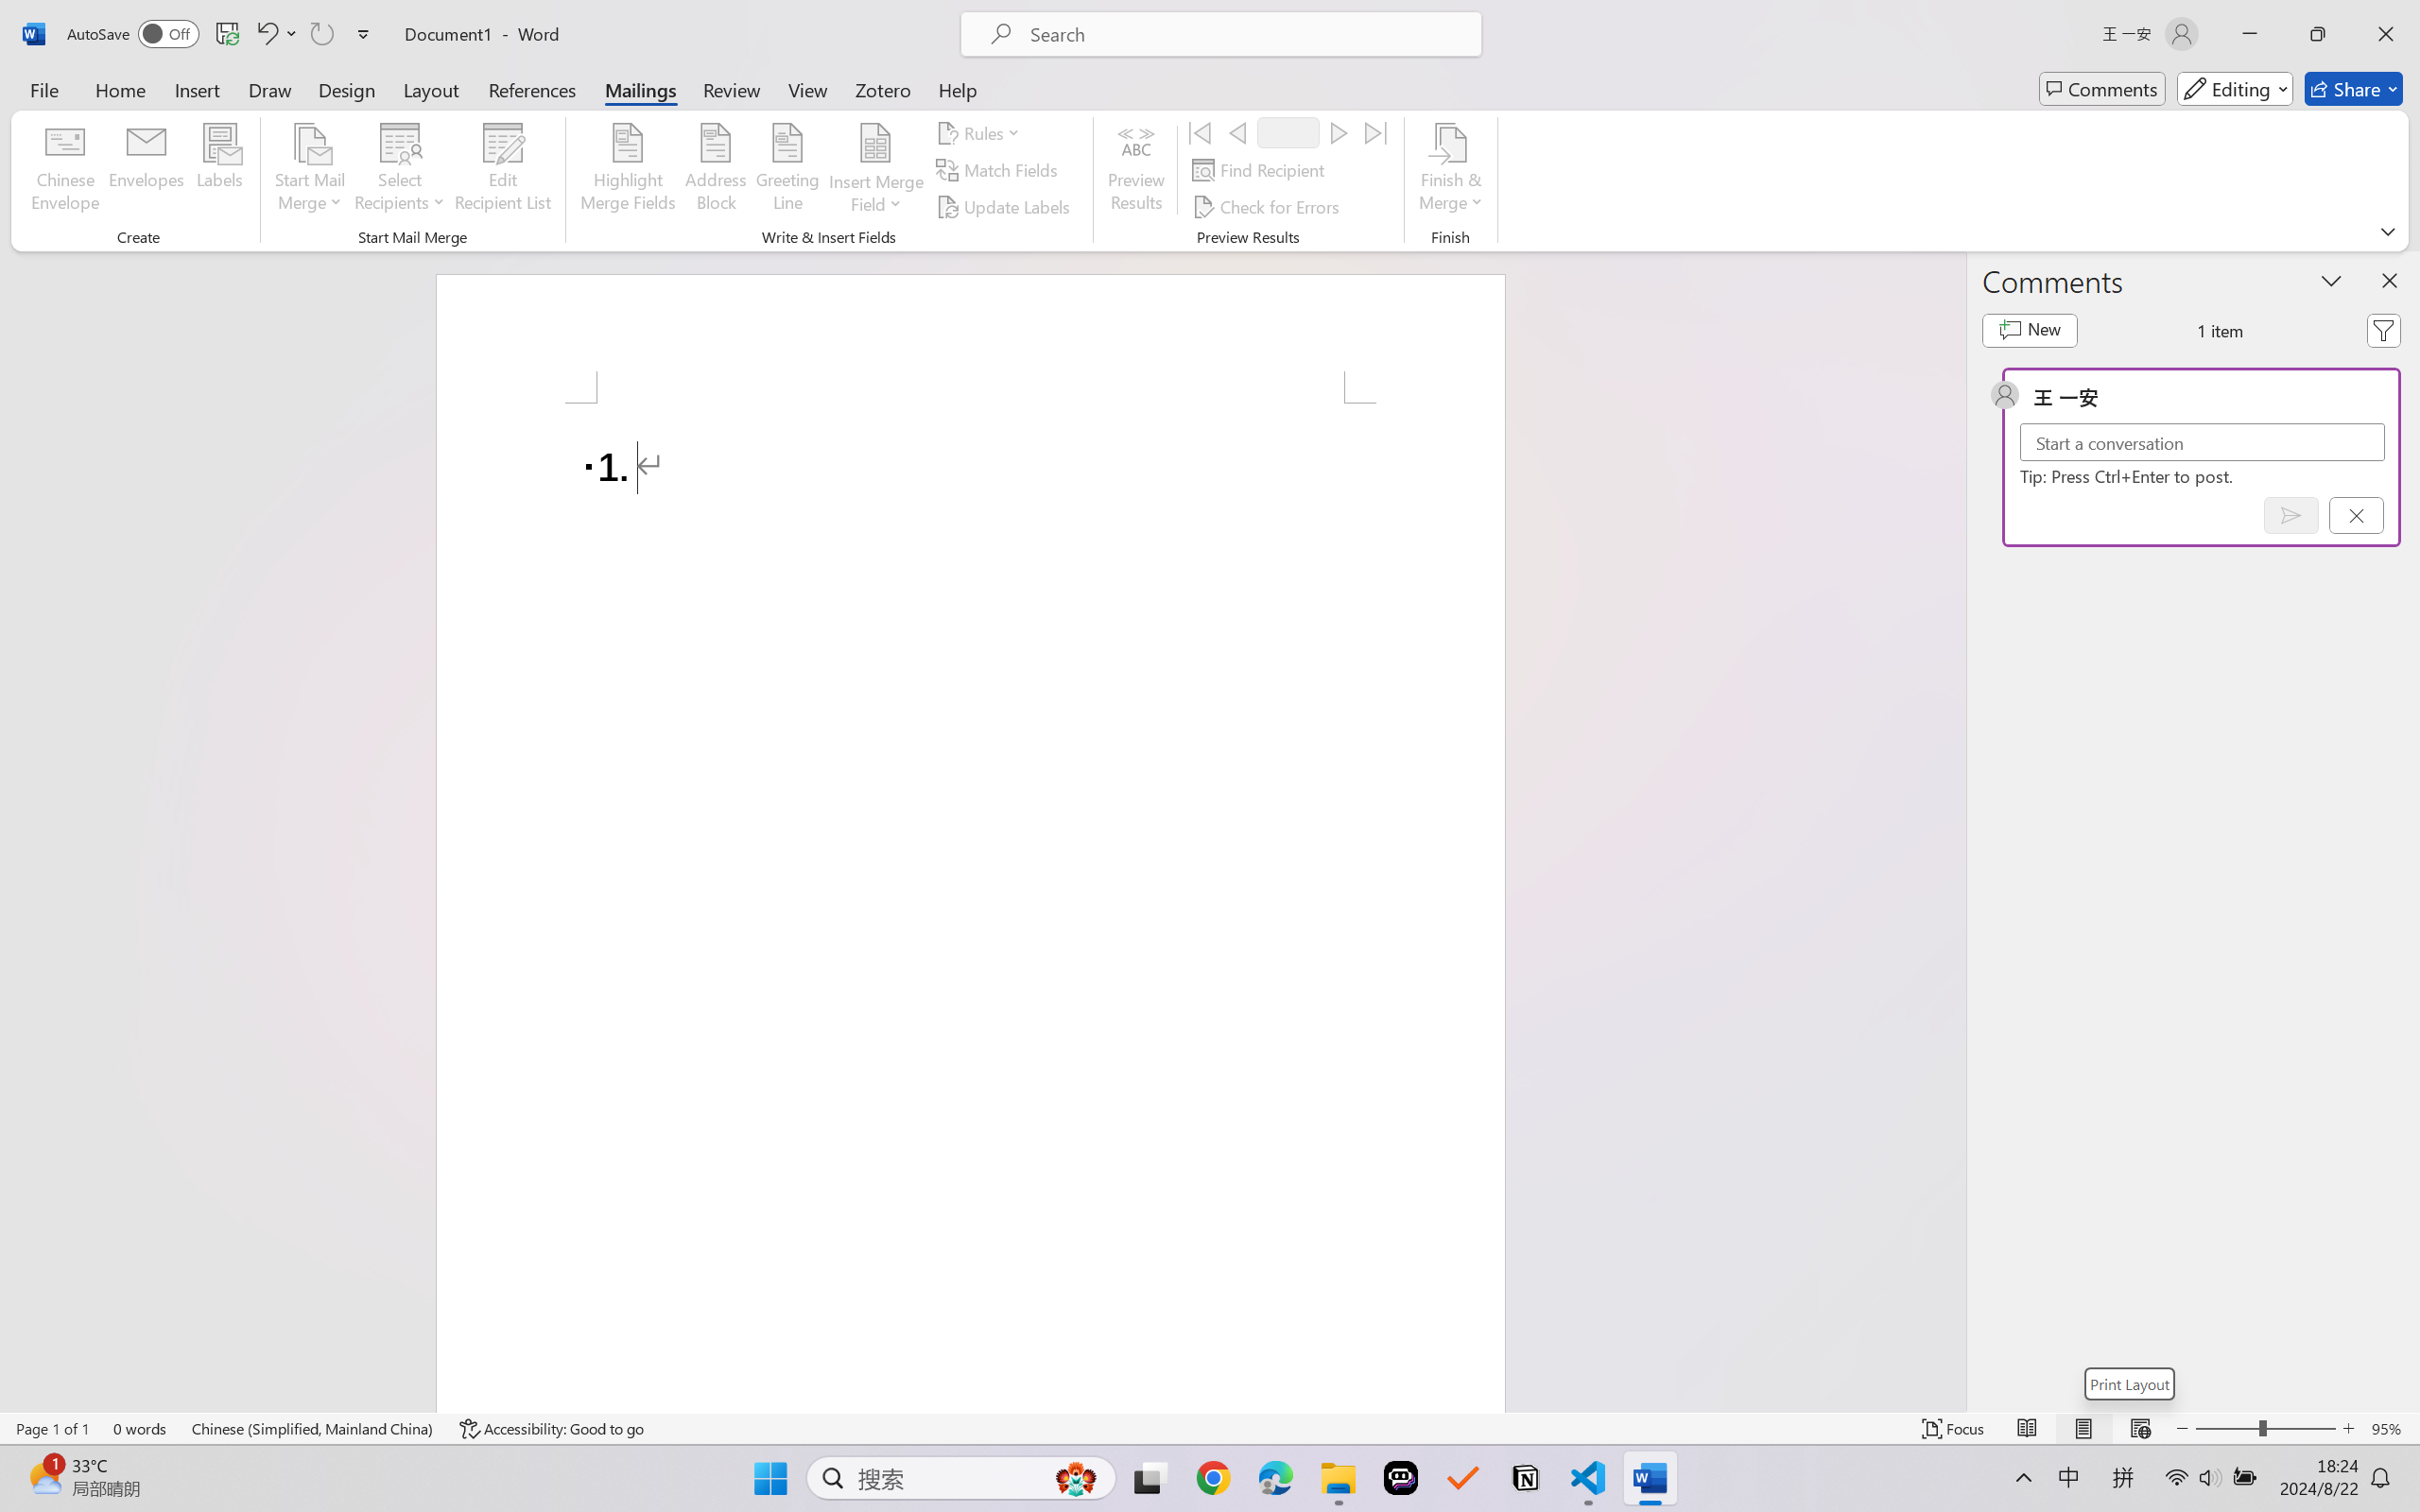 The height and width of the screenshot is (1512, 2420). I want to click on 'Select Recipients', so click(399, 170).